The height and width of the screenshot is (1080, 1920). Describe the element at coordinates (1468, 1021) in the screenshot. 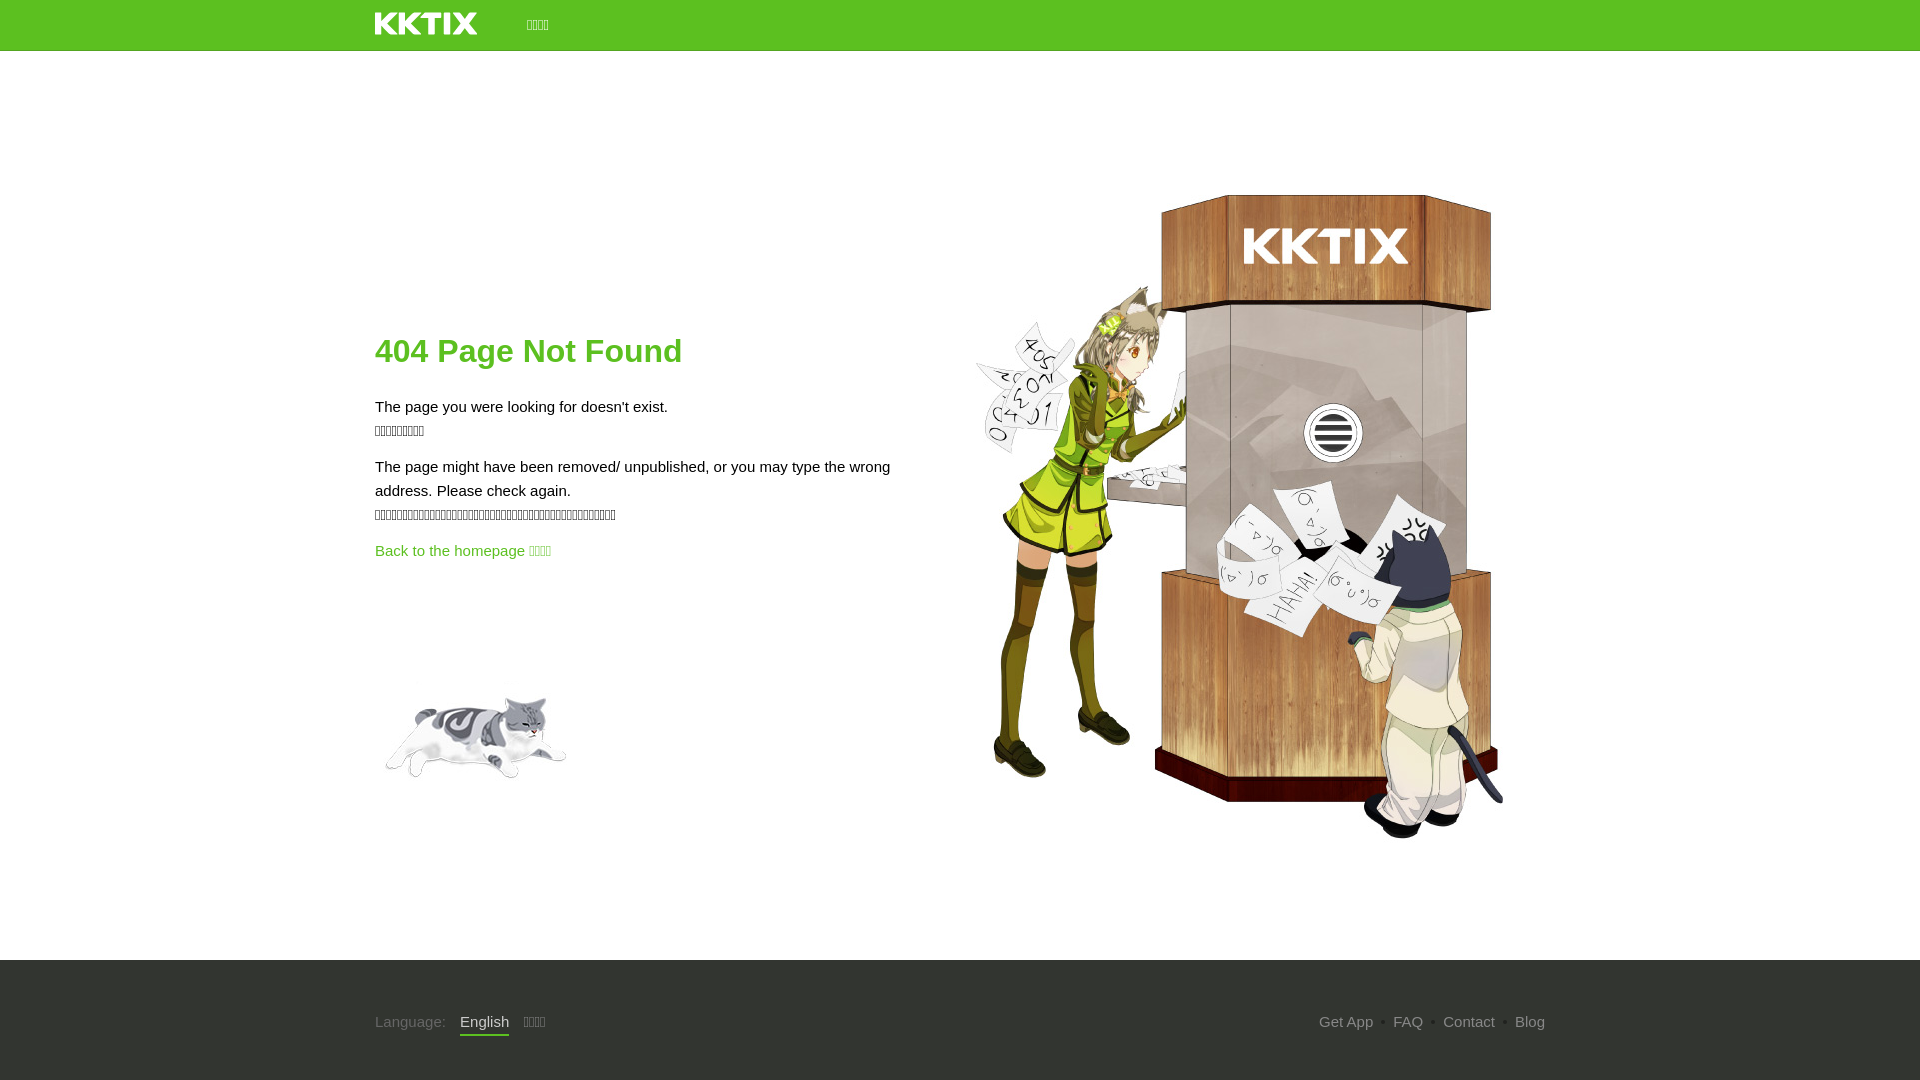

I see `'Contact'` at that location.